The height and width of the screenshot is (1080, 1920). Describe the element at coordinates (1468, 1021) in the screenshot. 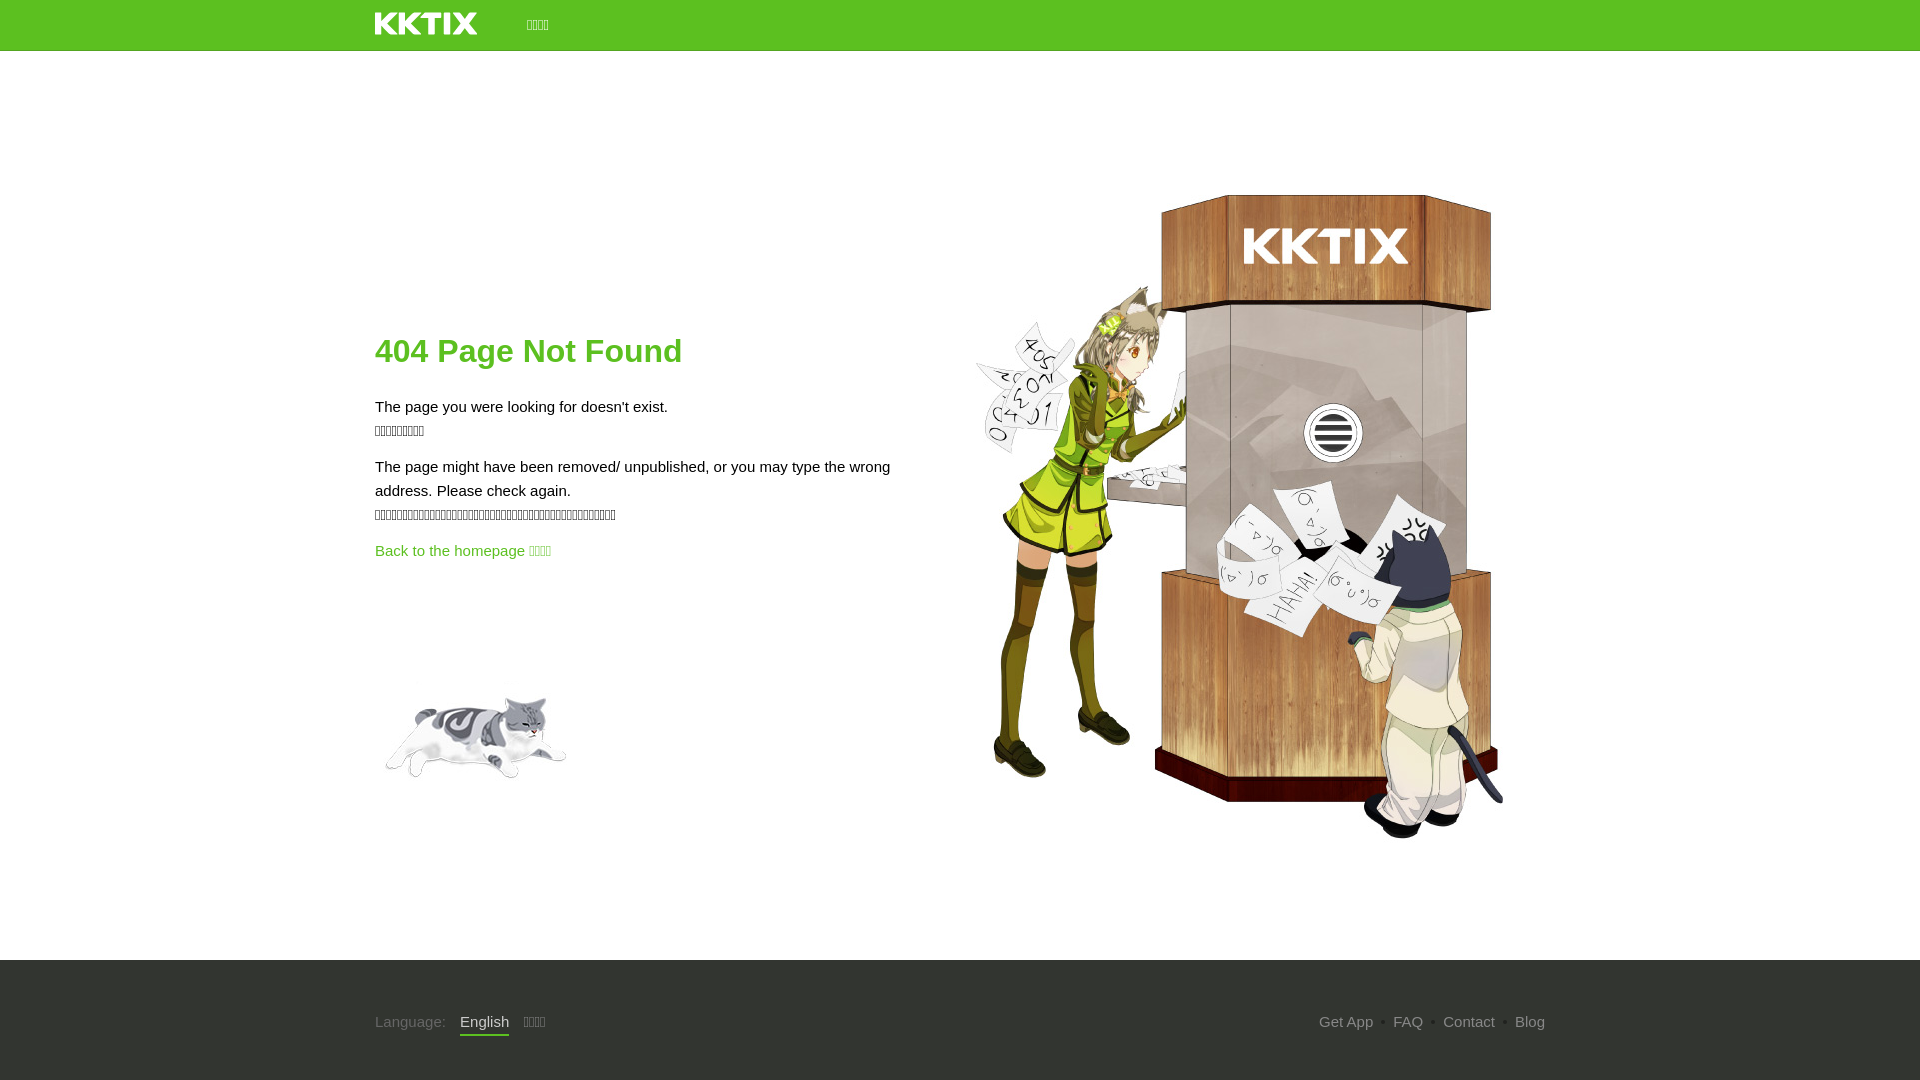

I see `'Contact'` at that location.